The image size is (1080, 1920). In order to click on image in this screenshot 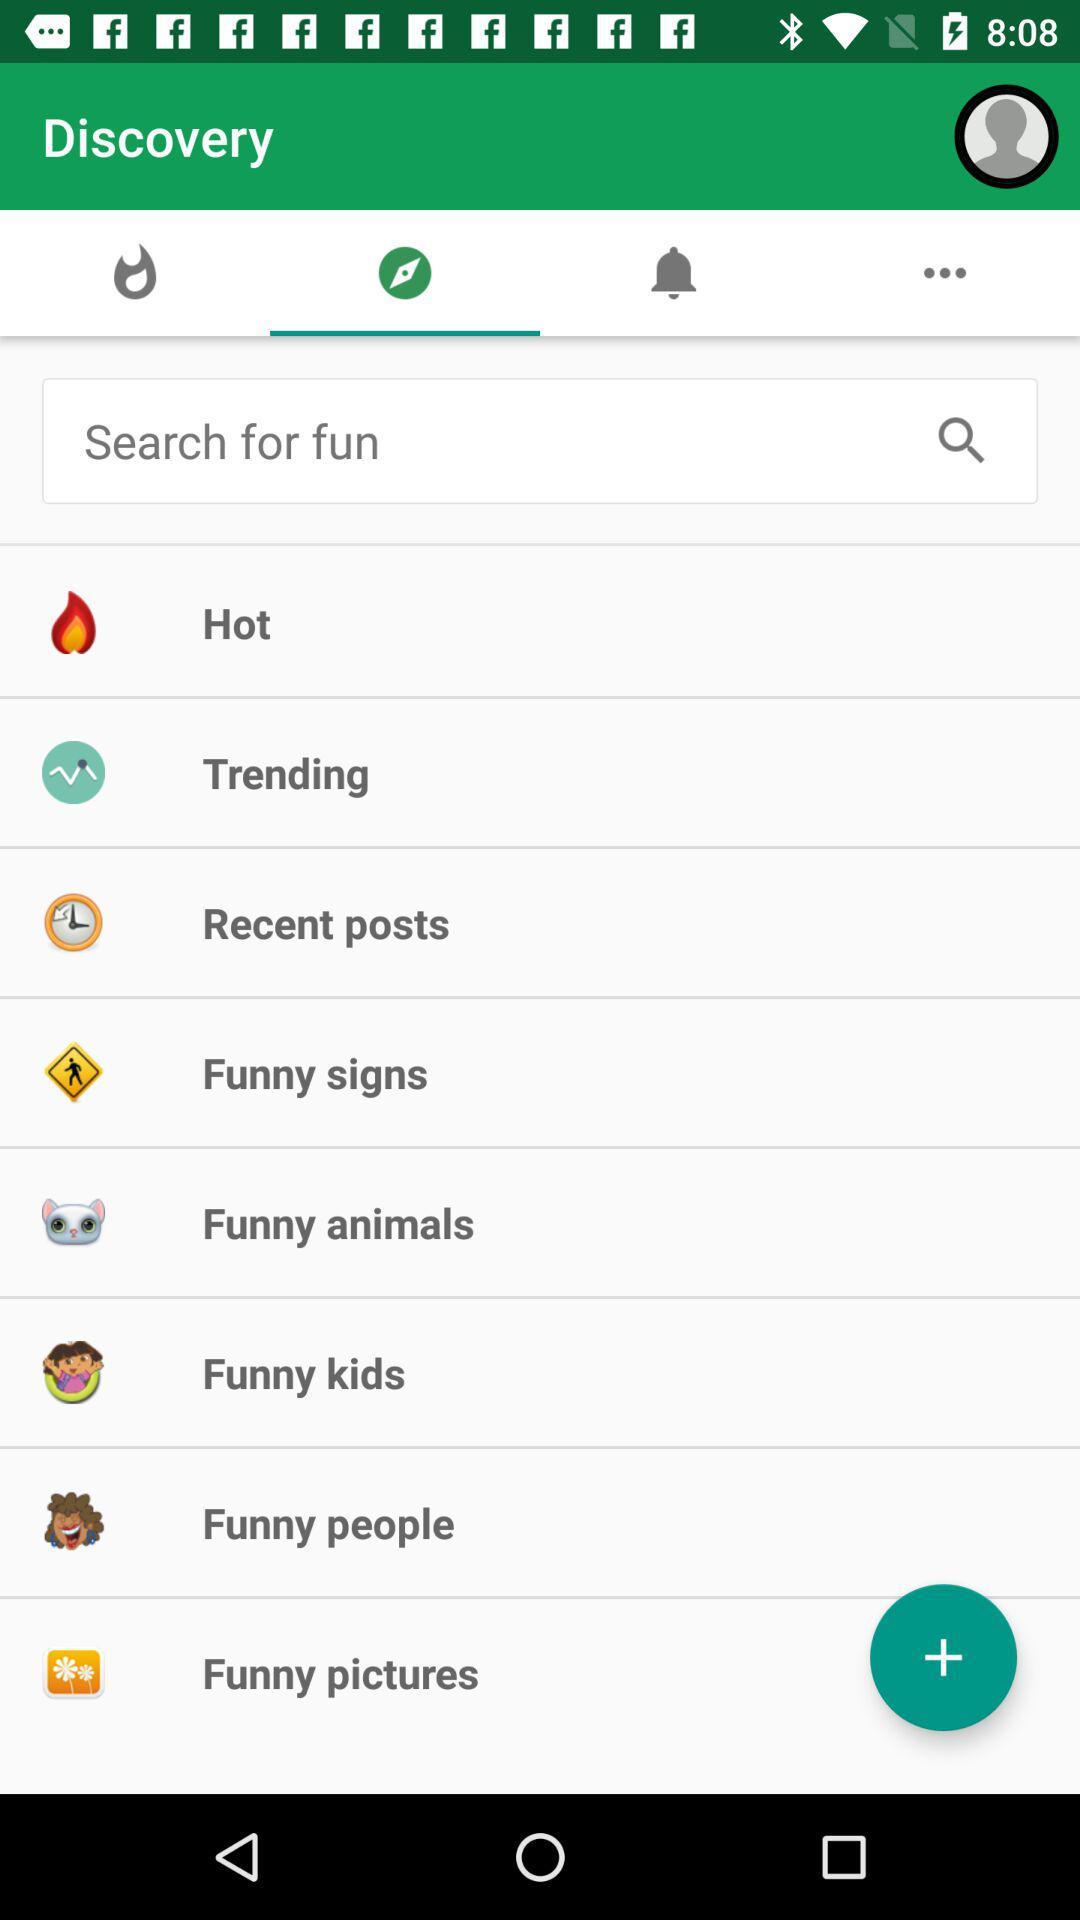, I will do `click(943, 1657)`.